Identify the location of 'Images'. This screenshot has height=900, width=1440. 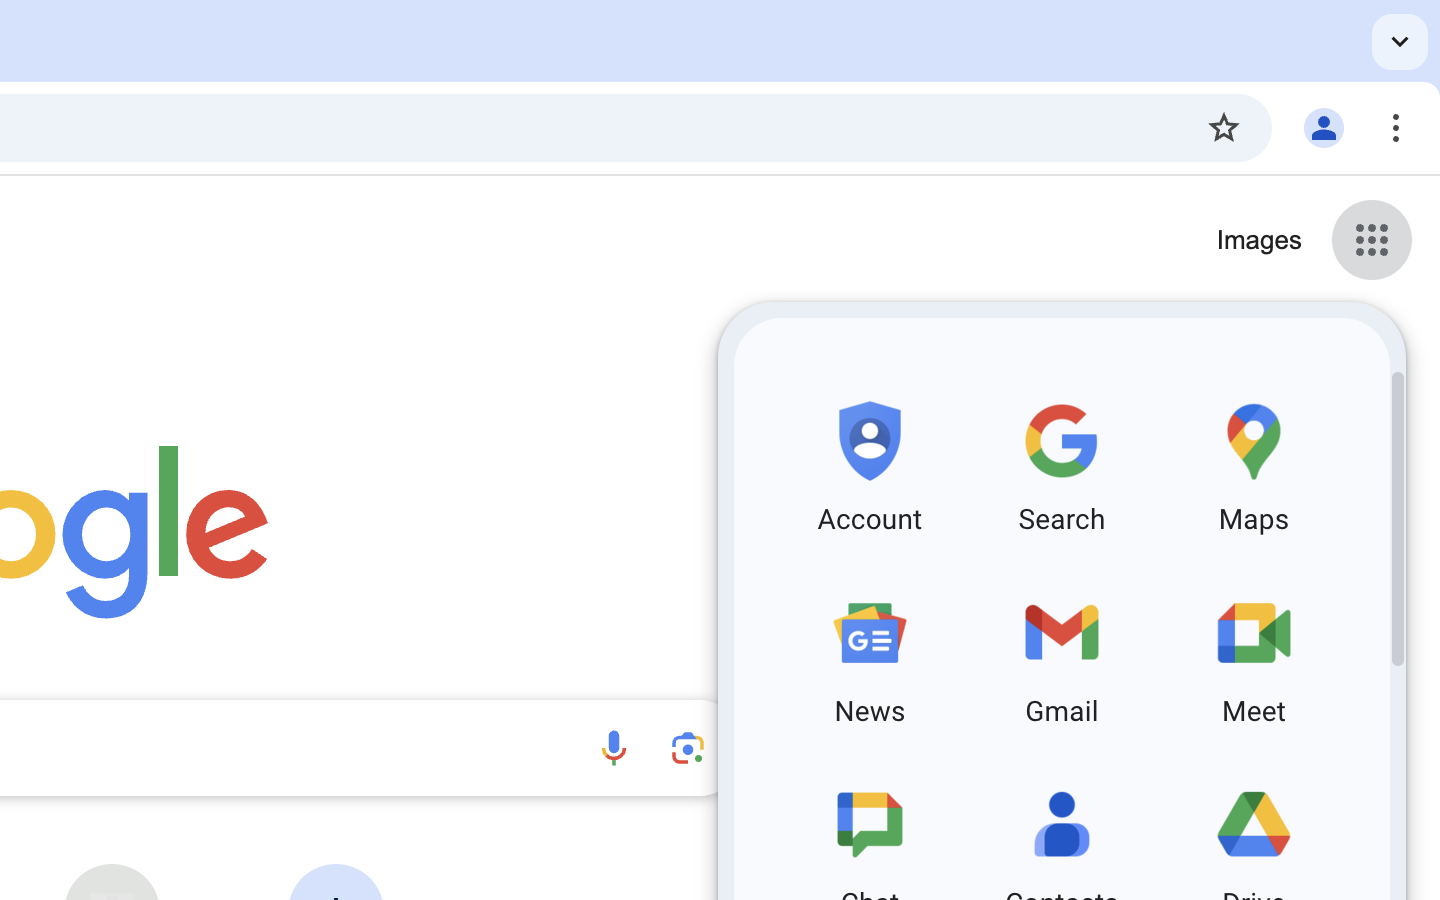
(1257, 240).